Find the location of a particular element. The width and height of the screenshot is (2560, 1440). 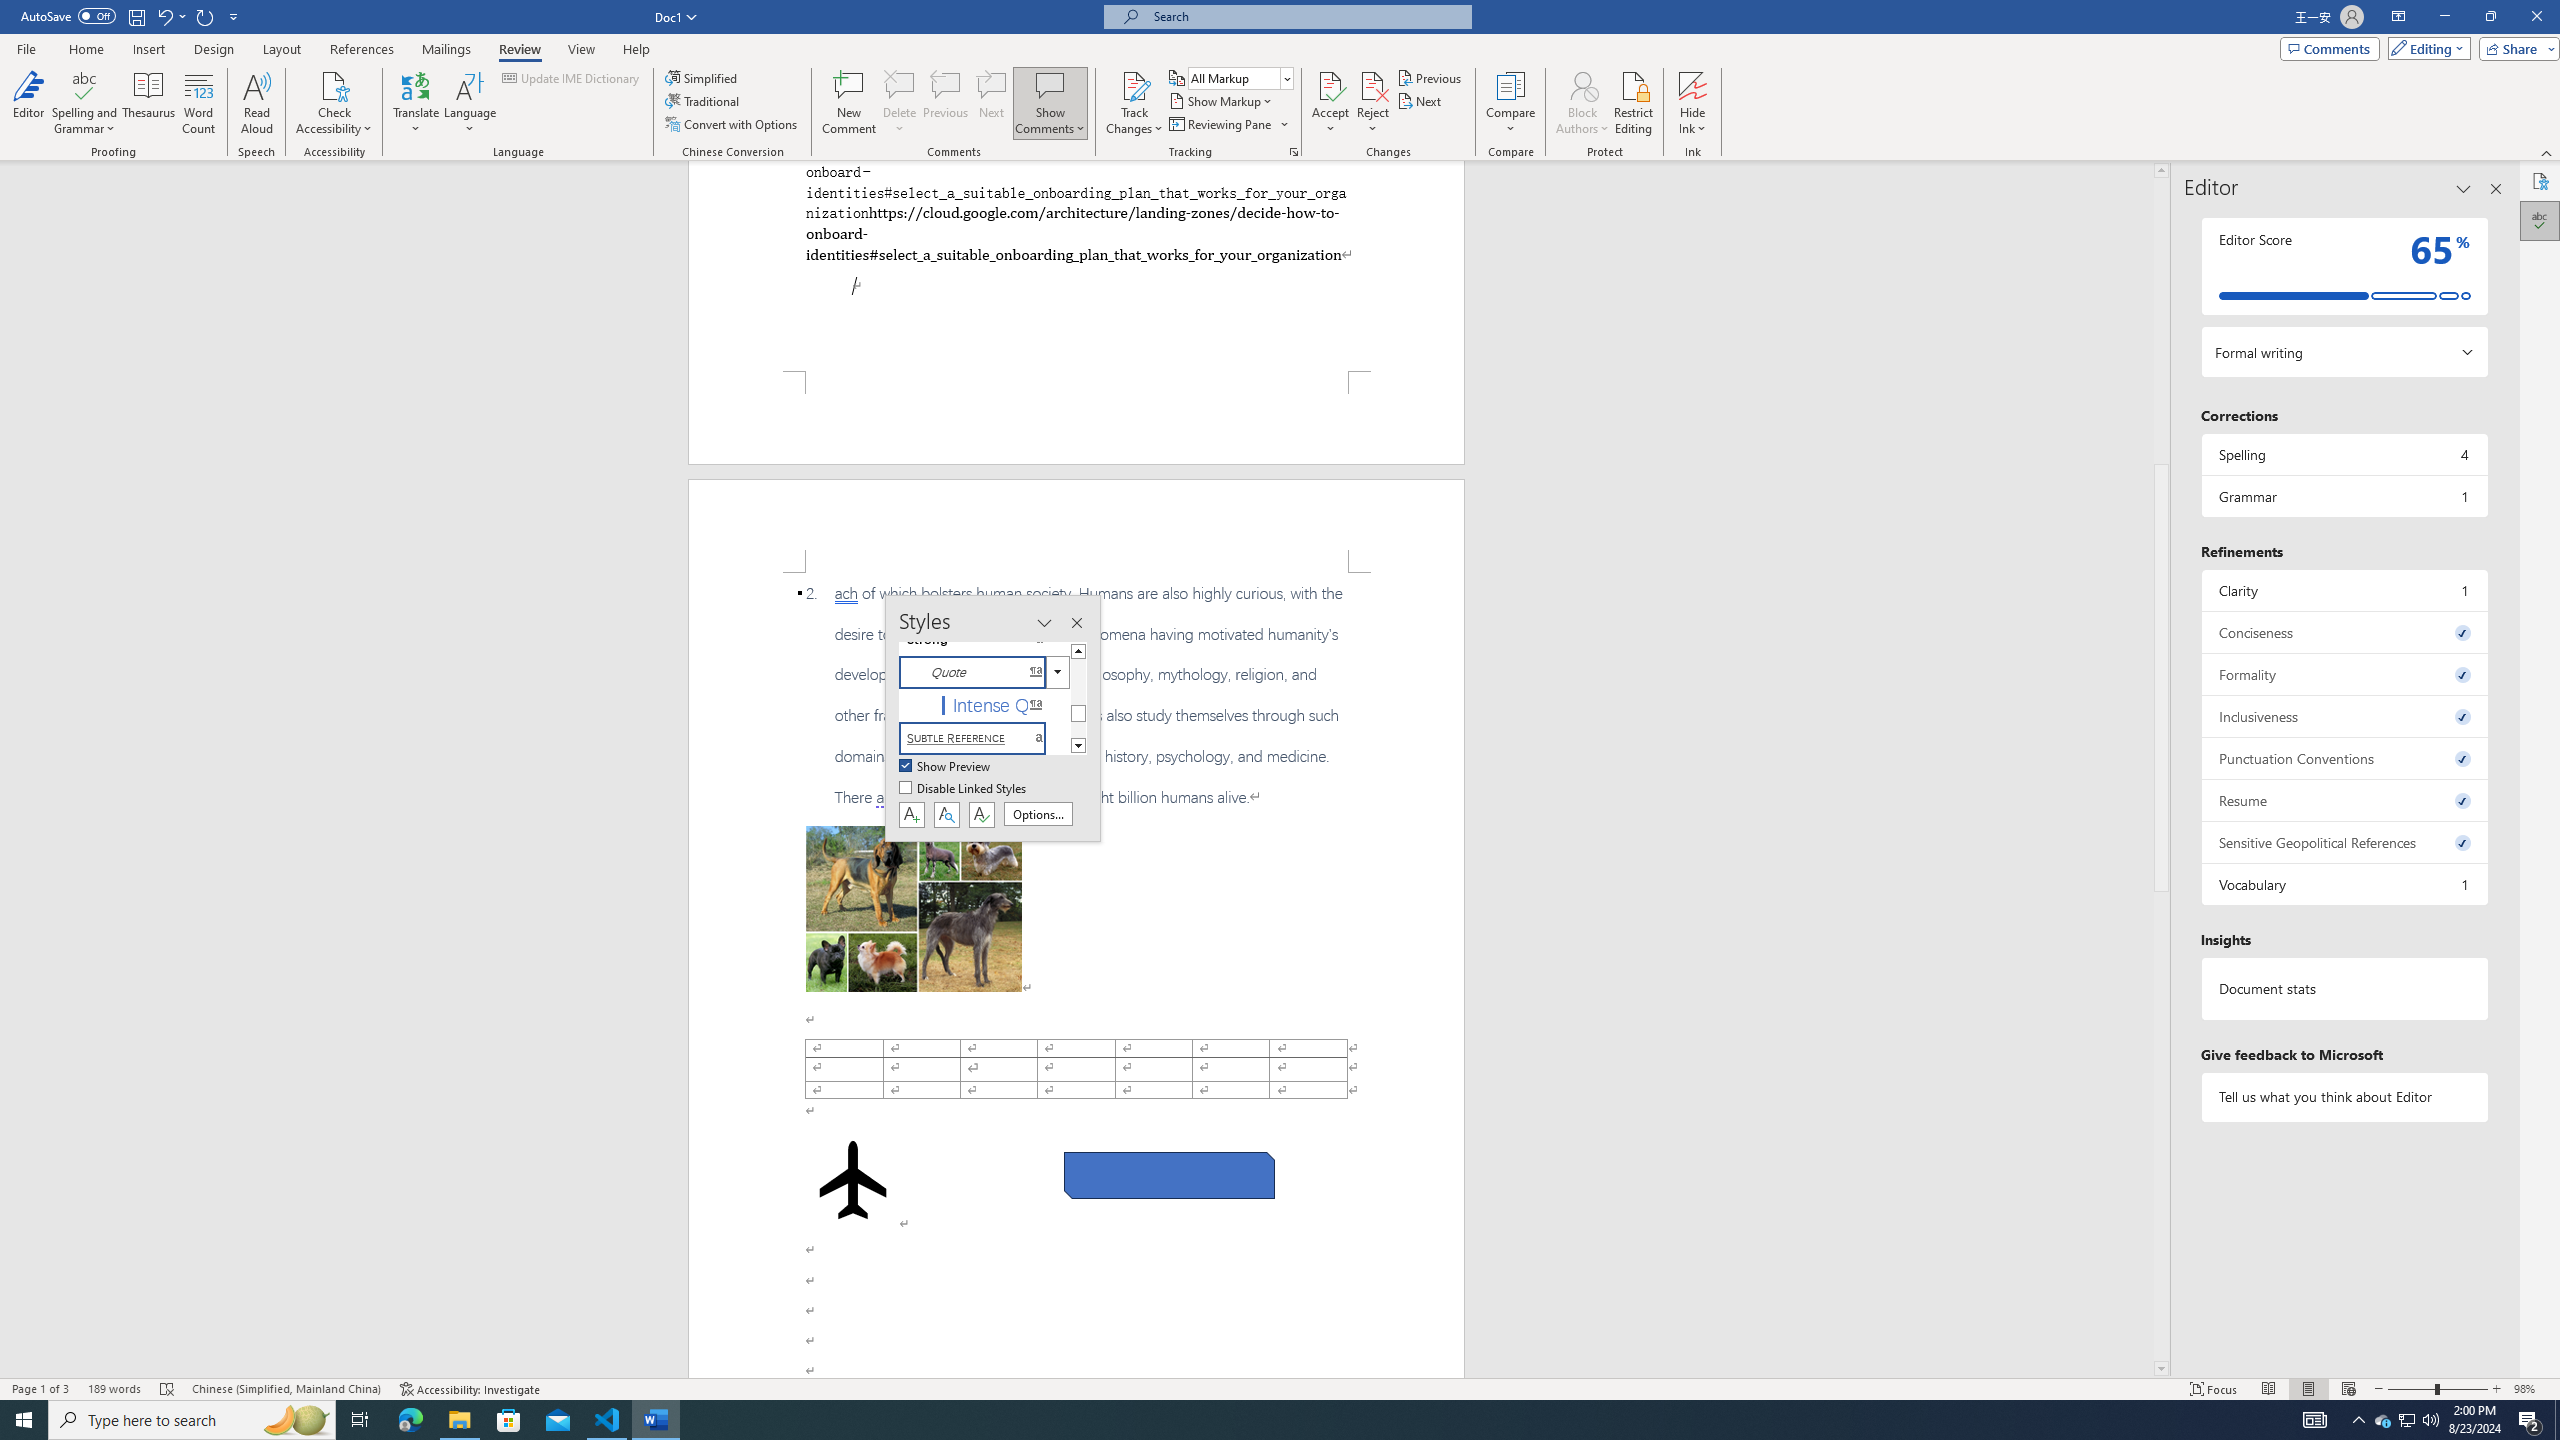

'Disable Linked Styles' is located at coordinates (962, 788).